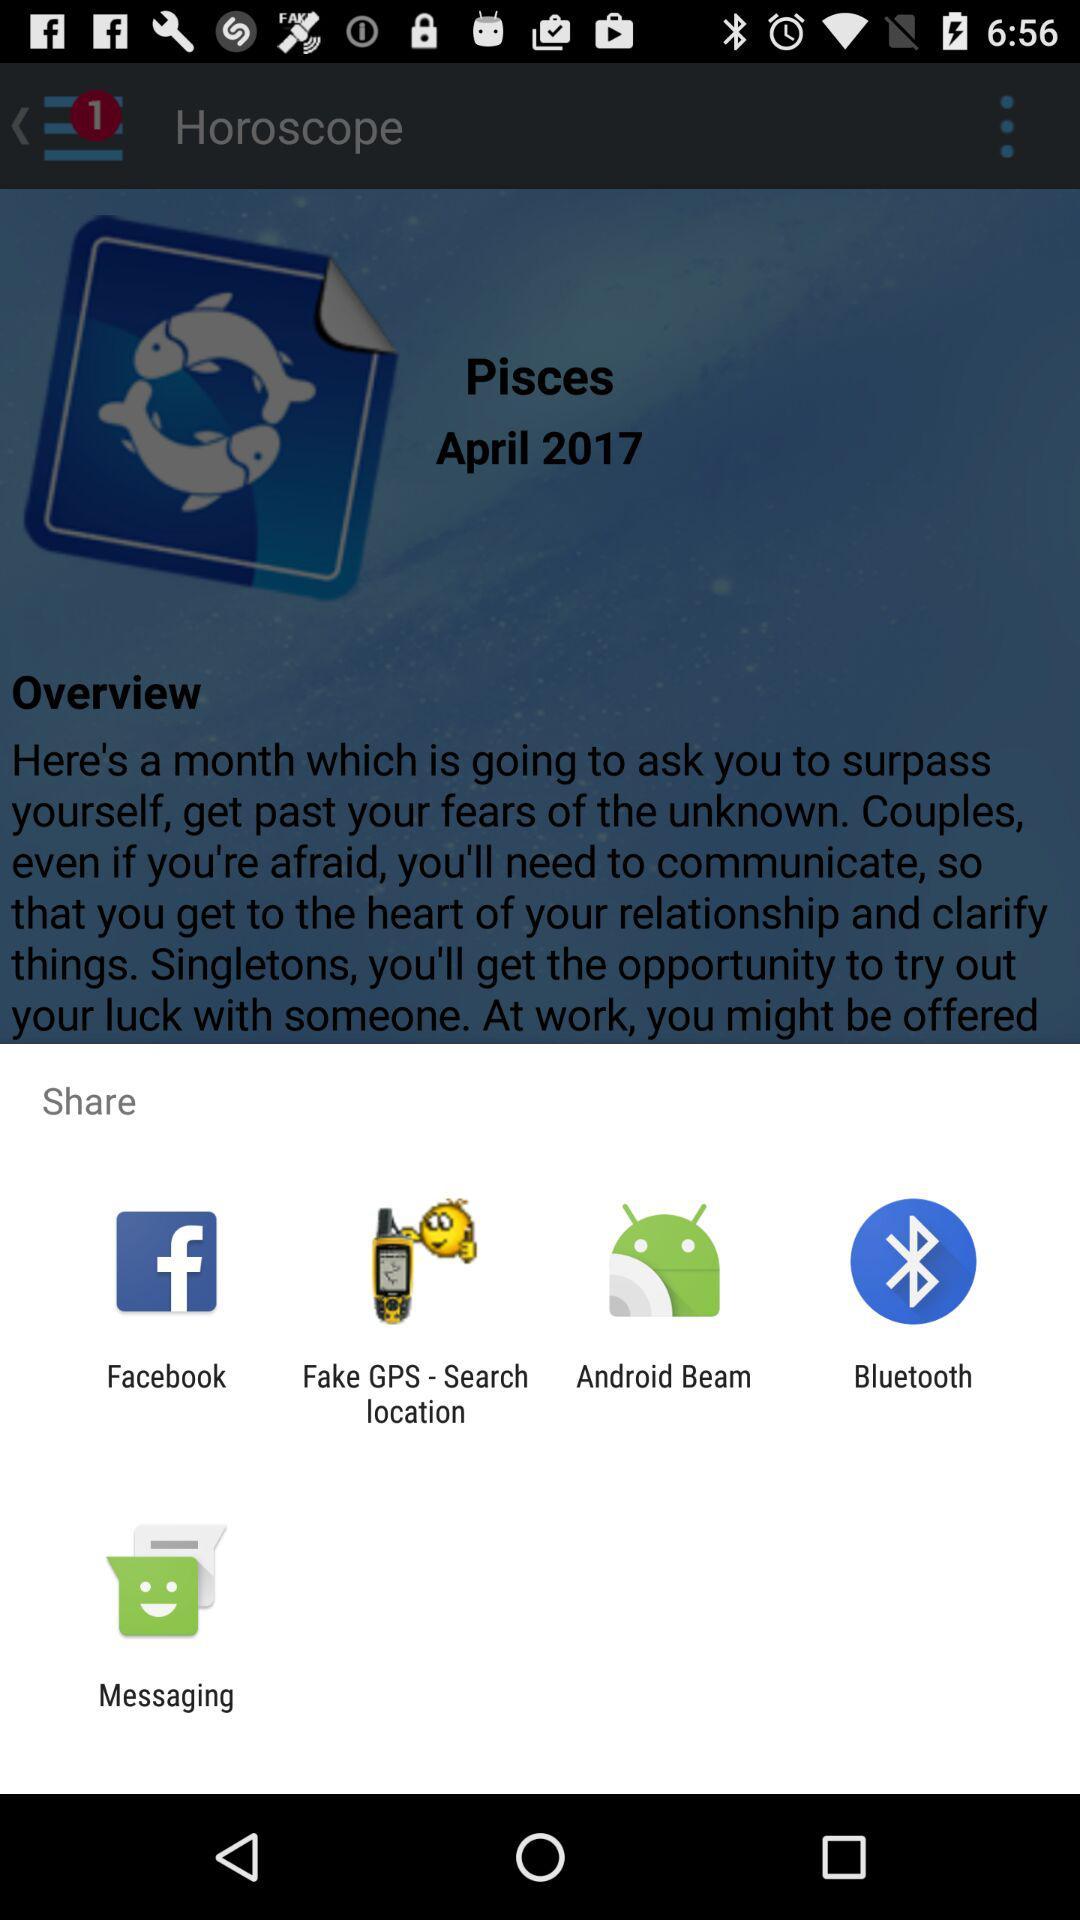  What do you see at coordinates (664, 1392) in the screenshot?
I see `item next to bluetooth item` at bounding box center [664, 1392].